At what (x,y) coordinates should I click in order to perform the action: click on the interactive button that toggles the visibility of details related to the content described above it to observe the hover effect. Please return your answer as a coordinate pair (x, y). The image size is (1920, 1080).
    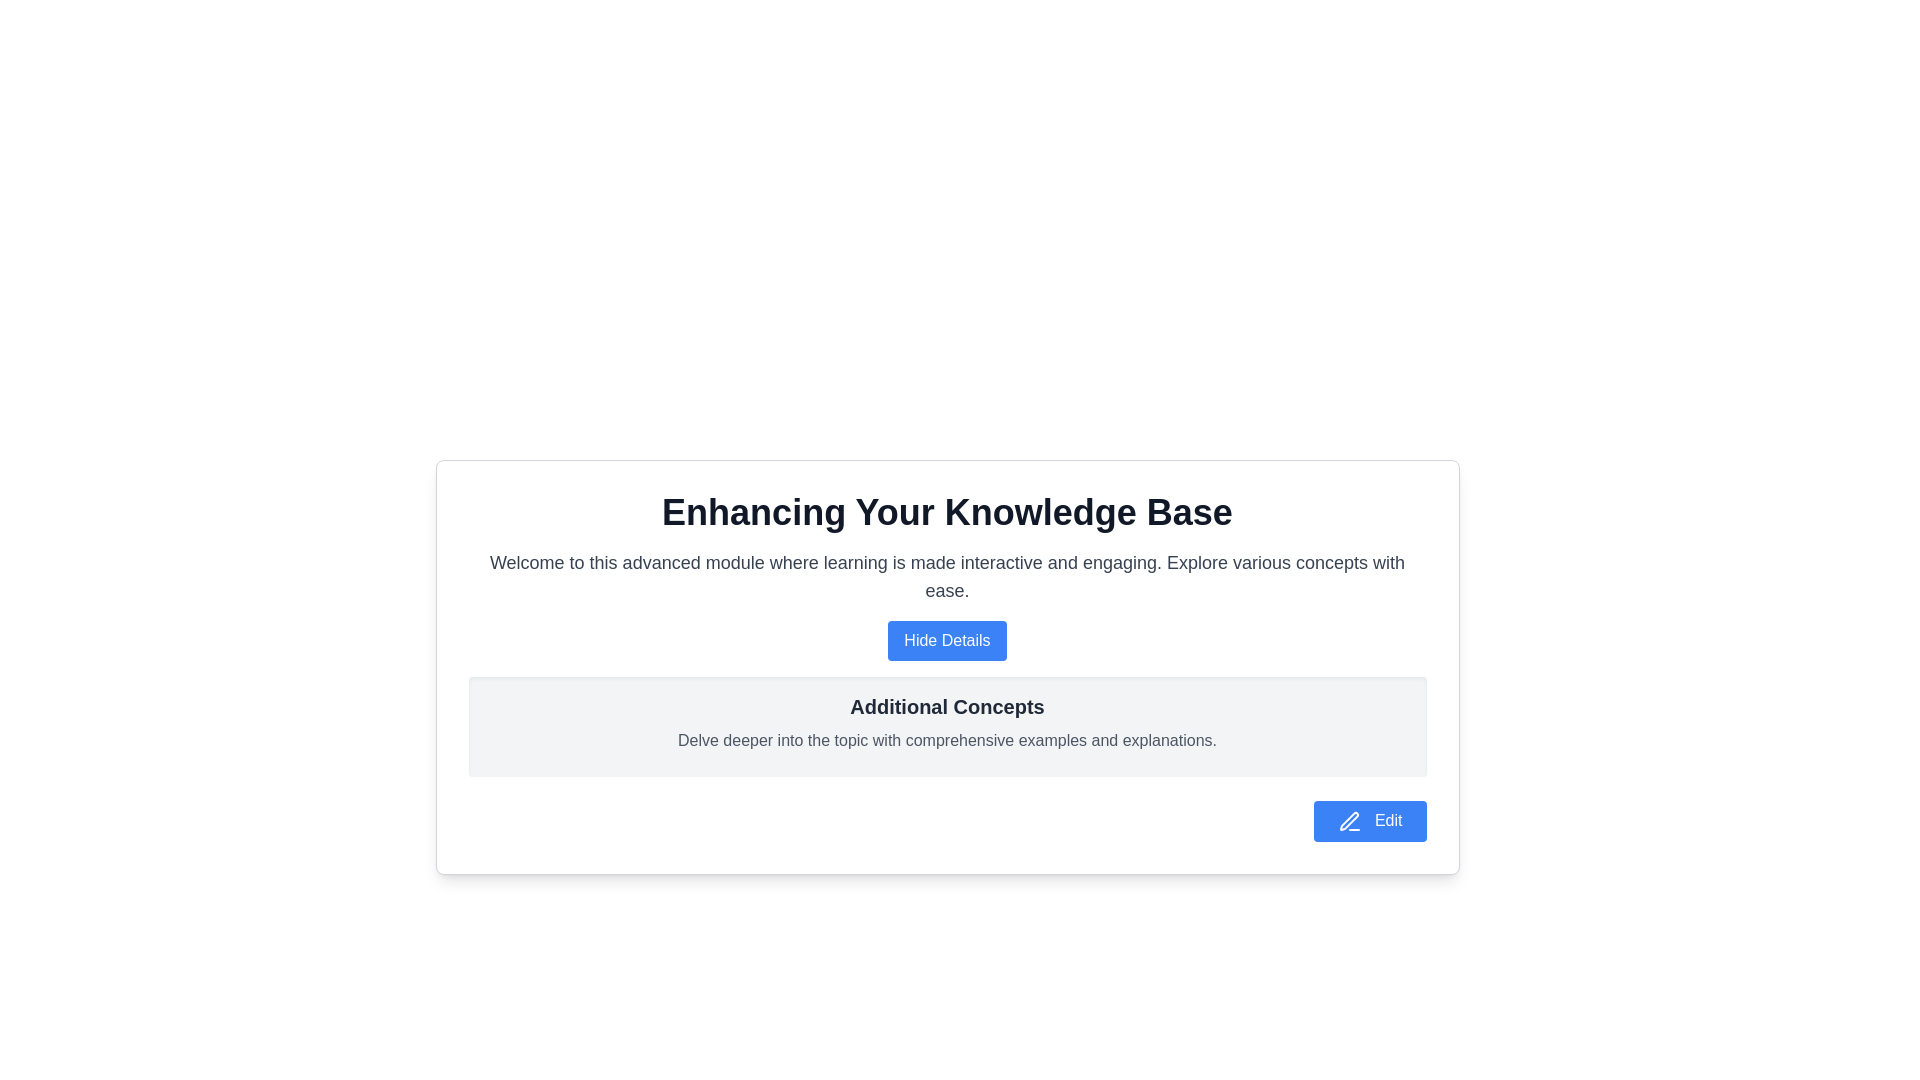
    Looking at the image, I should click on (946, 640).